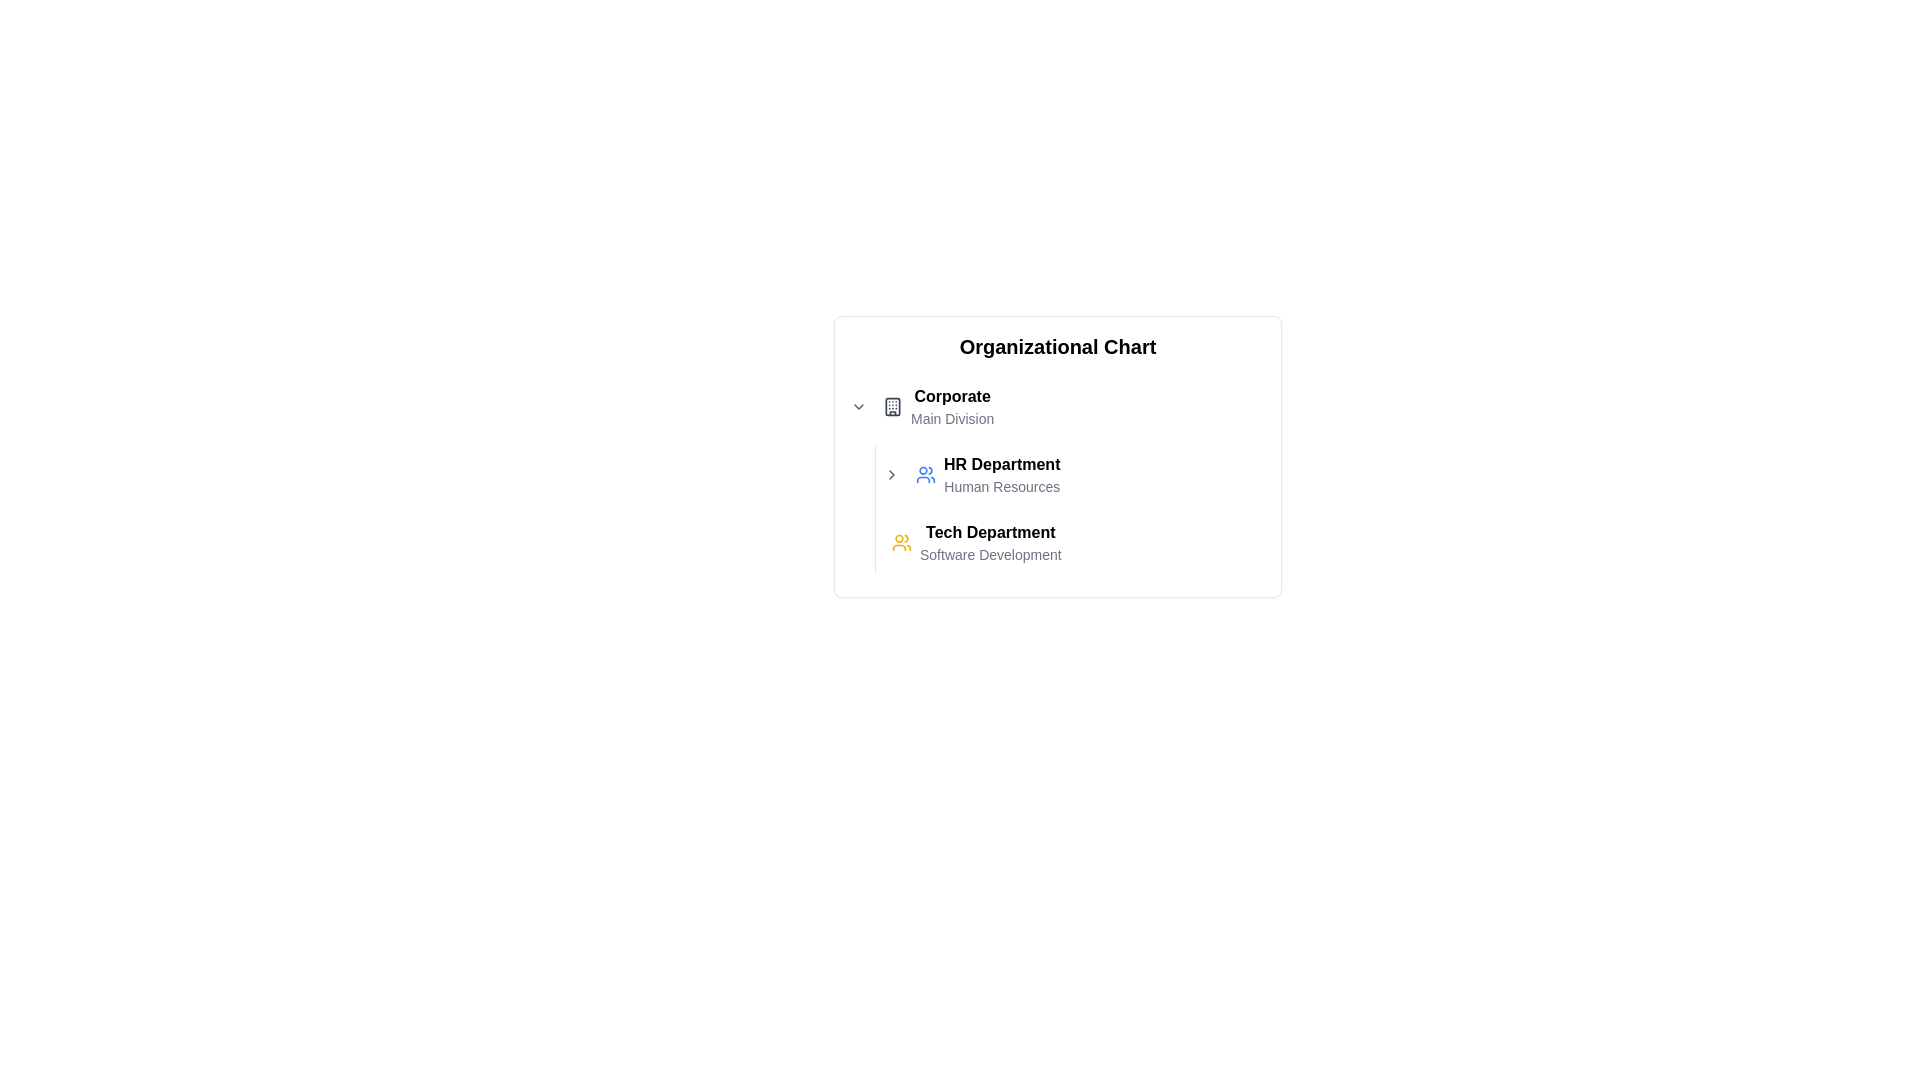  Describe the element at coordinates (976, 543) in the screenshot. I see `the 'Tech Department' text item, which includes a bold title and a subtitle` at that location.